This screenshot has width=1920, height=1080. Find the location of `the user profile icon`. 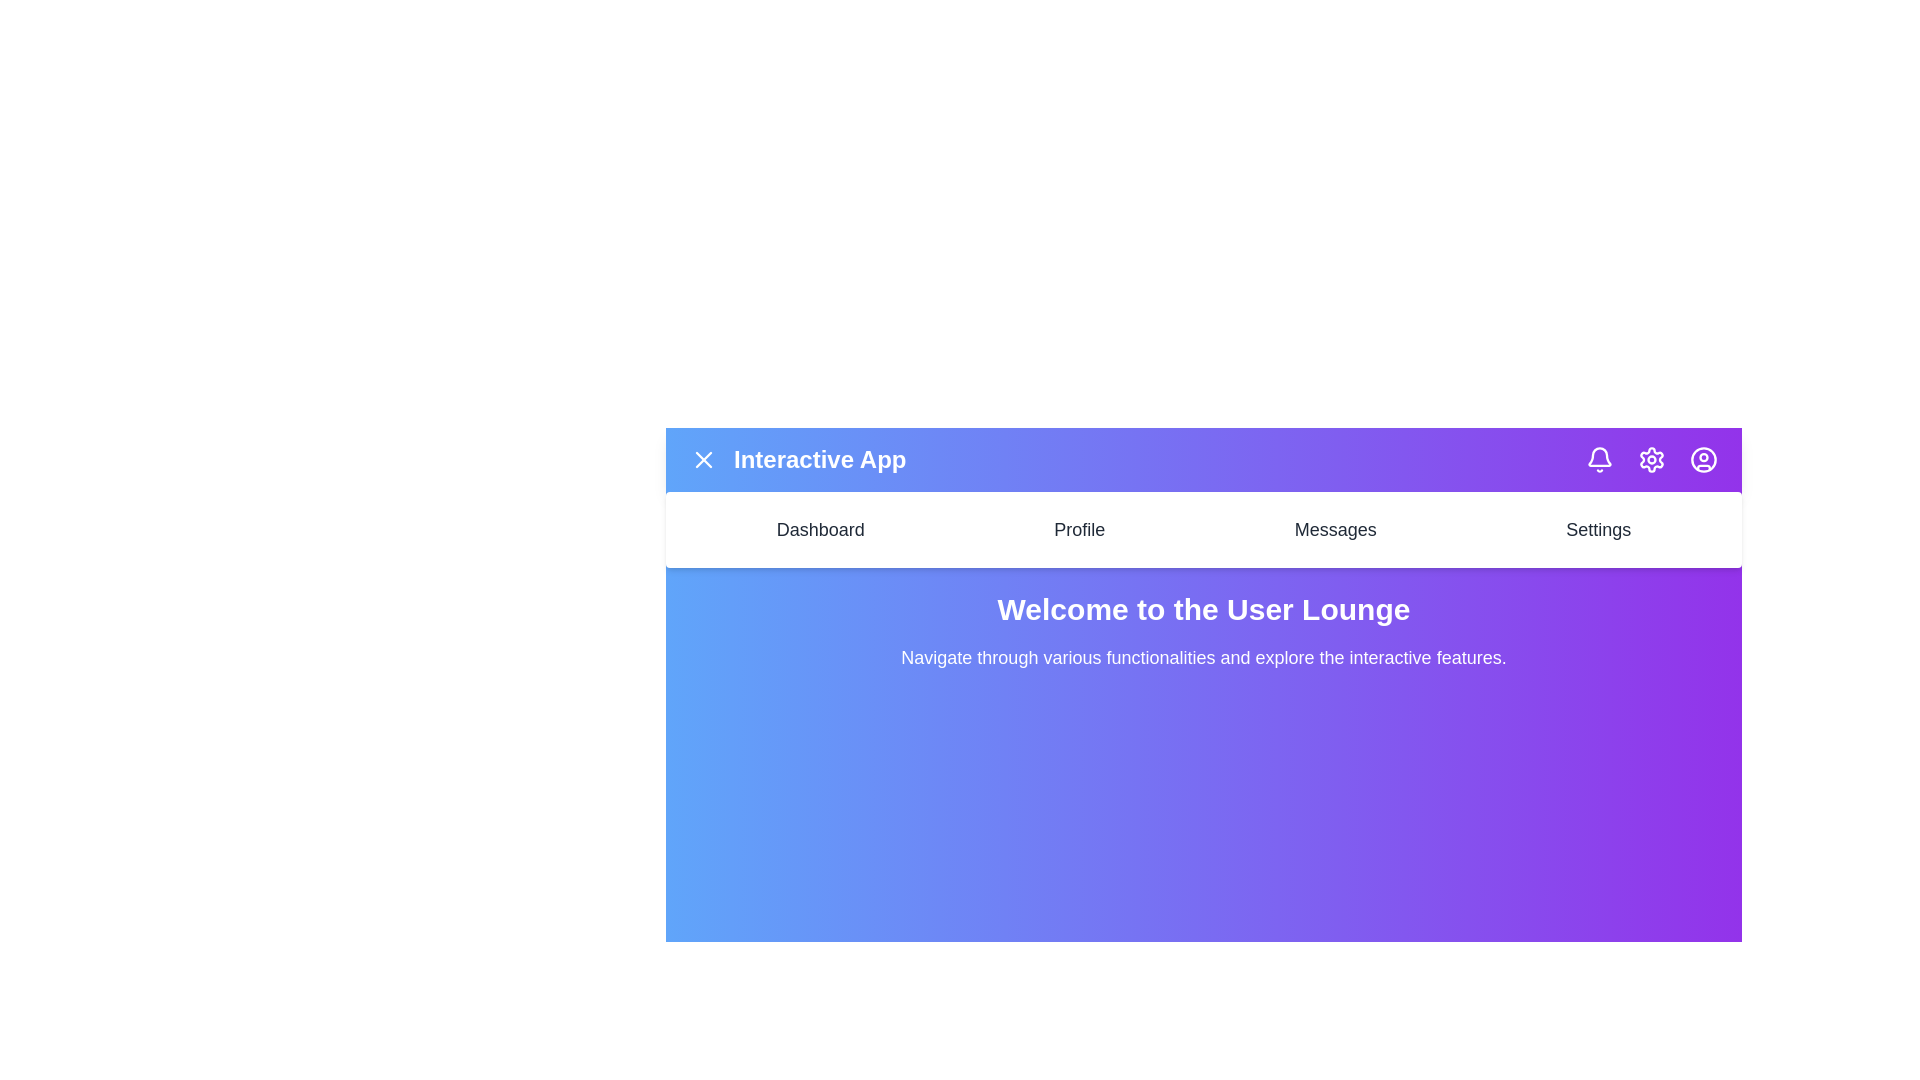

the user profile icon is located at coordinates (1703, 459).